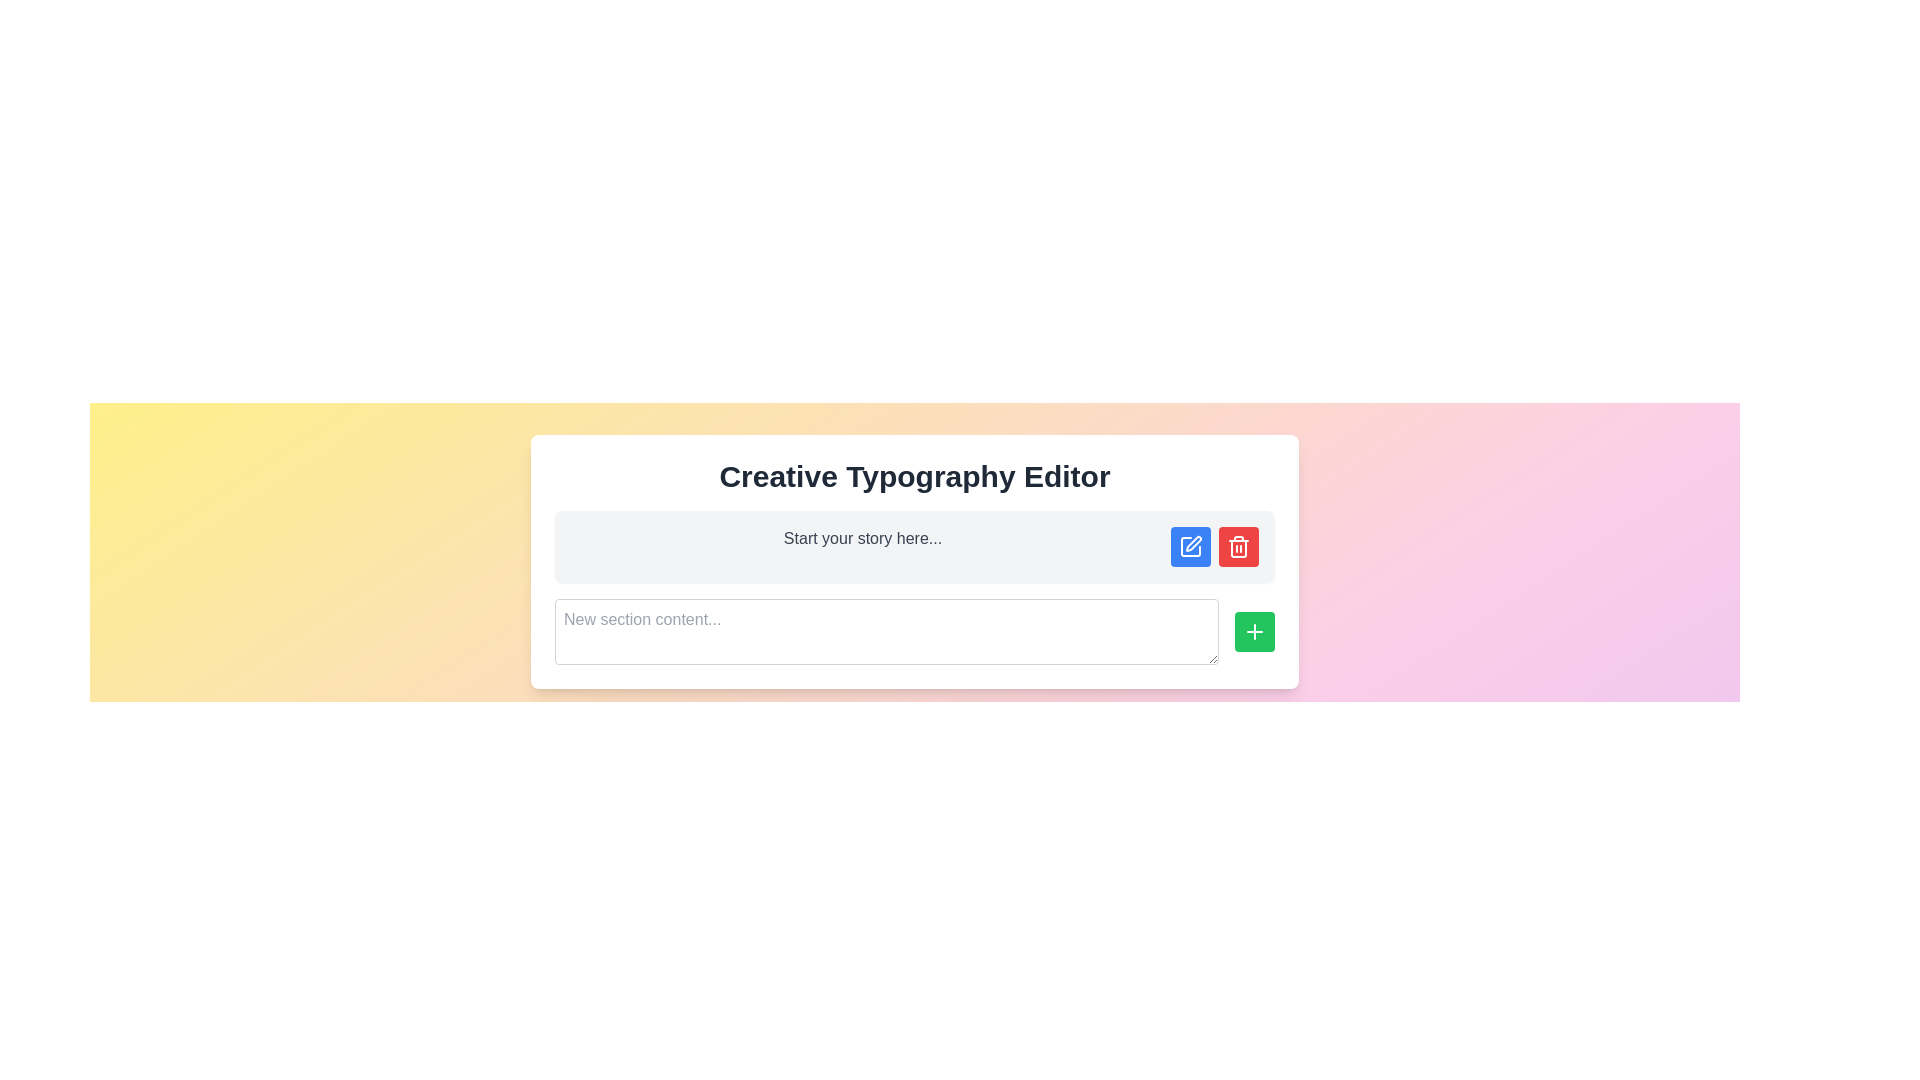 The image size is (1920, 1080). What do you see at coordinates (1194, 543) in the screenshot?
I see `the pen-shaped icon located within the blue button` at bounding box center [1194, 543].